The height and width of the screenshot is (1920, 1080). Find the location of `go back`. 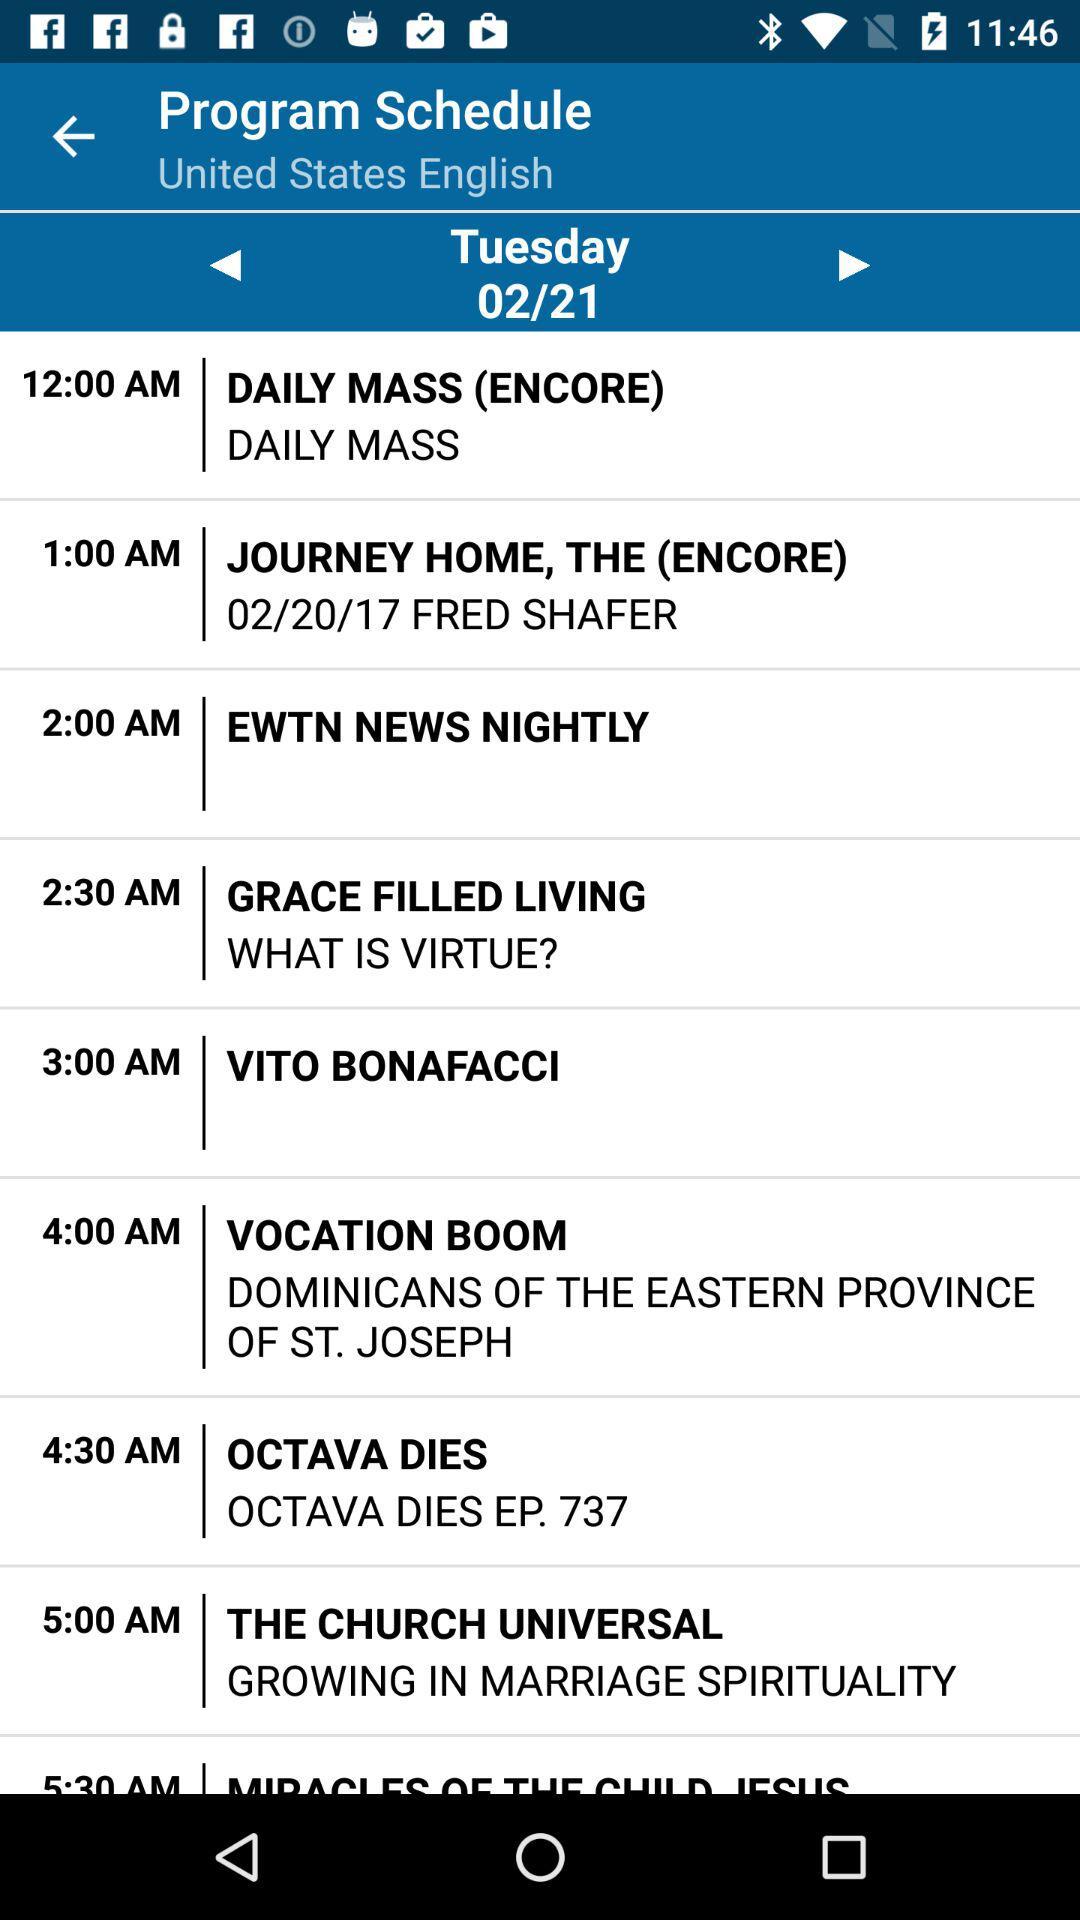

go back is located at coordinates (224, 264).